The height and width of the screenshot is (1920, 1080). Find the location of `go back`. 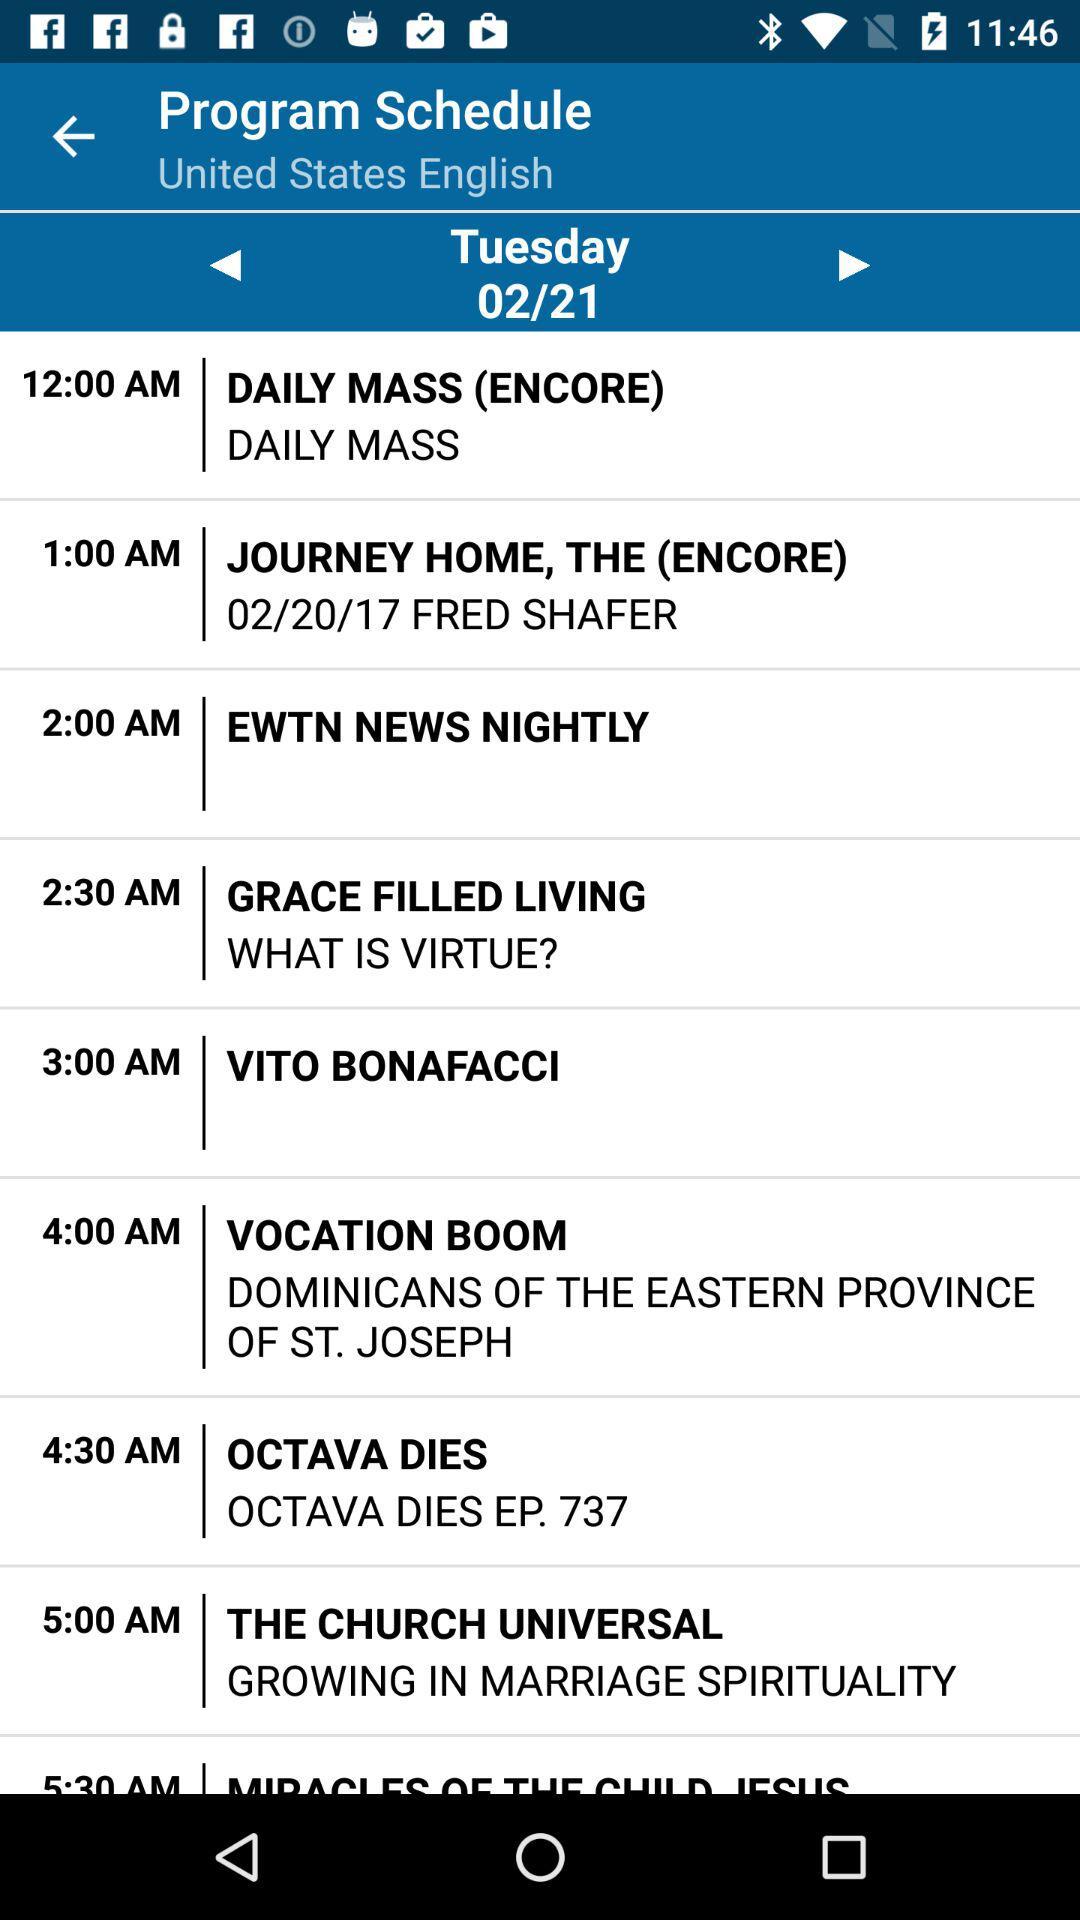

go back is located at coordinates (224, 264).